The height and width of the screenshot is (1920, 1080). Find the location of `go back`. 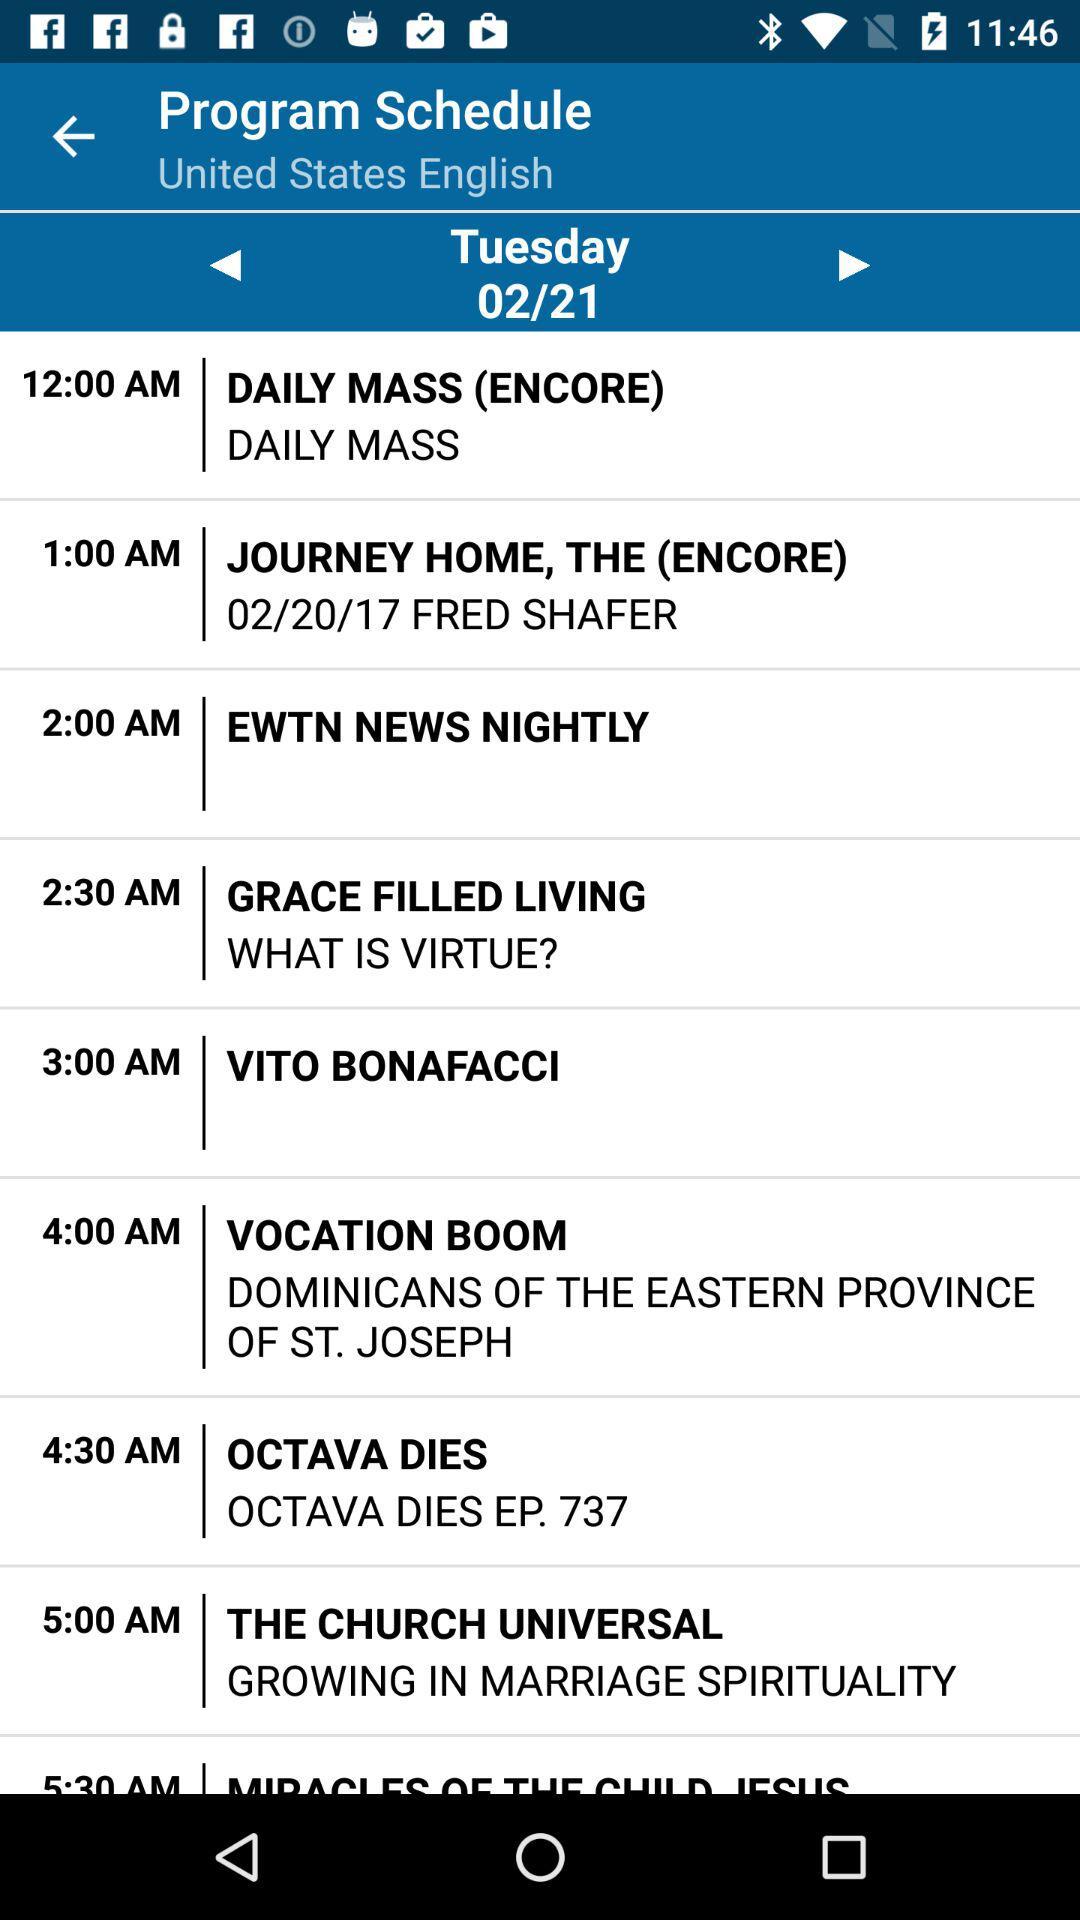

go back is located at coordinates (224, 264).